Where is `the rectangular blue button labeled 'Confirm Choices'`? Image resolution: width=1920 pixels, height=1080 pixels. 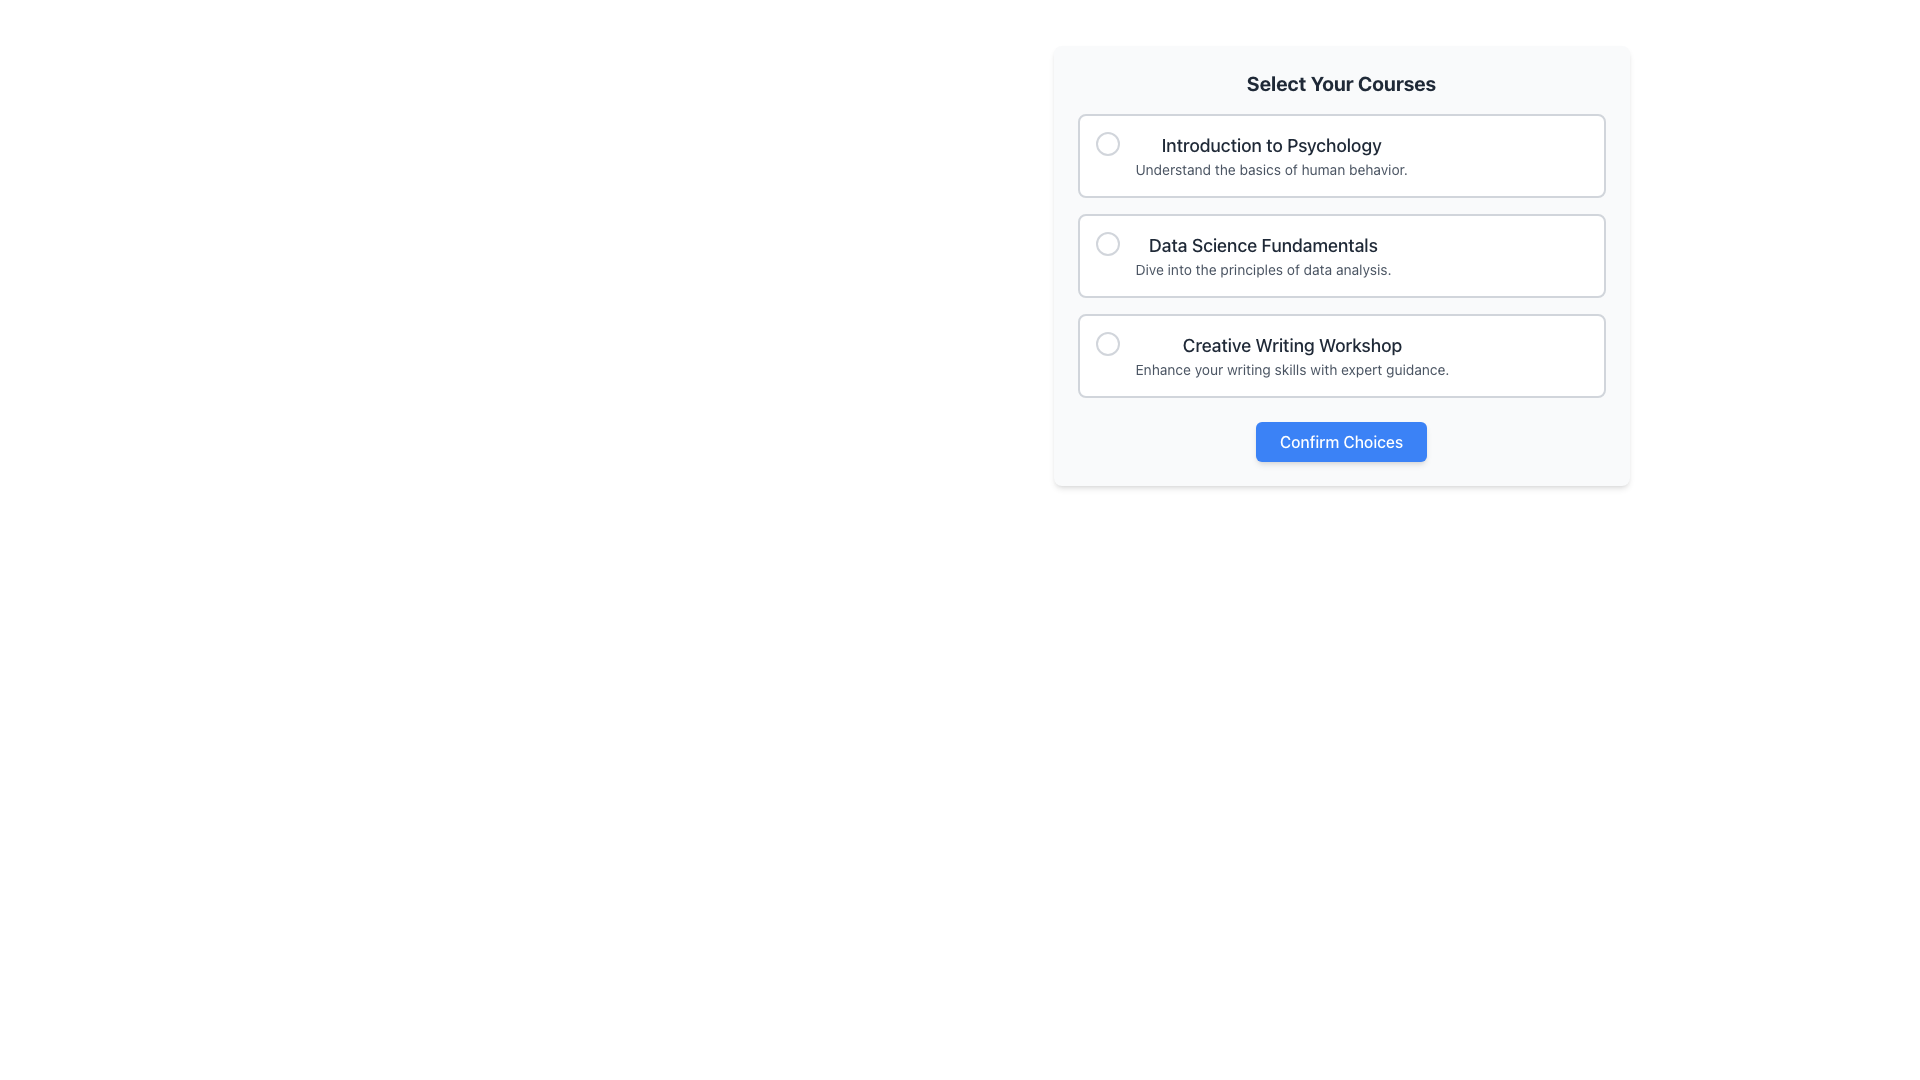
the rectangular blue button labeled 'Confirm Choices' is located at coordinates (1341, 441).